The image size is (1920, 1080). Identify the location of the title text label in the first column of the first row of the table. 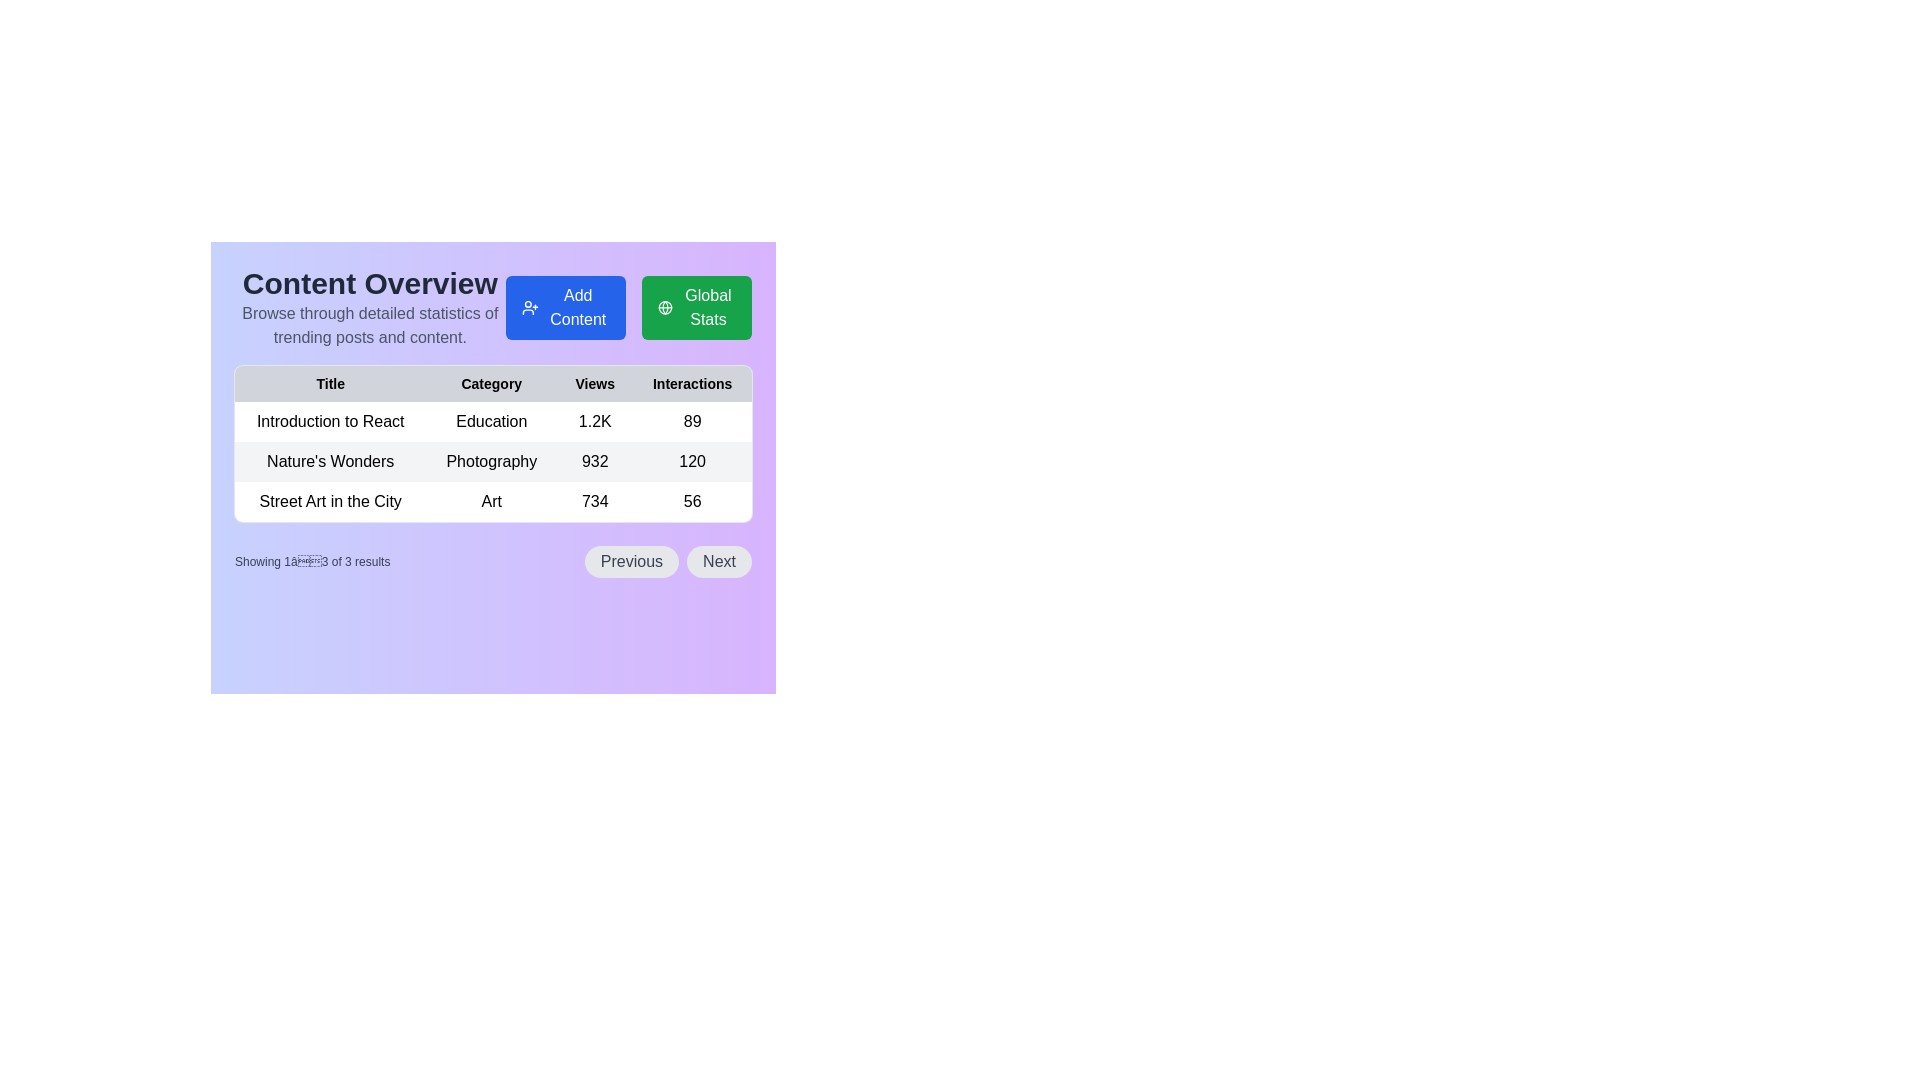
(330, 420).